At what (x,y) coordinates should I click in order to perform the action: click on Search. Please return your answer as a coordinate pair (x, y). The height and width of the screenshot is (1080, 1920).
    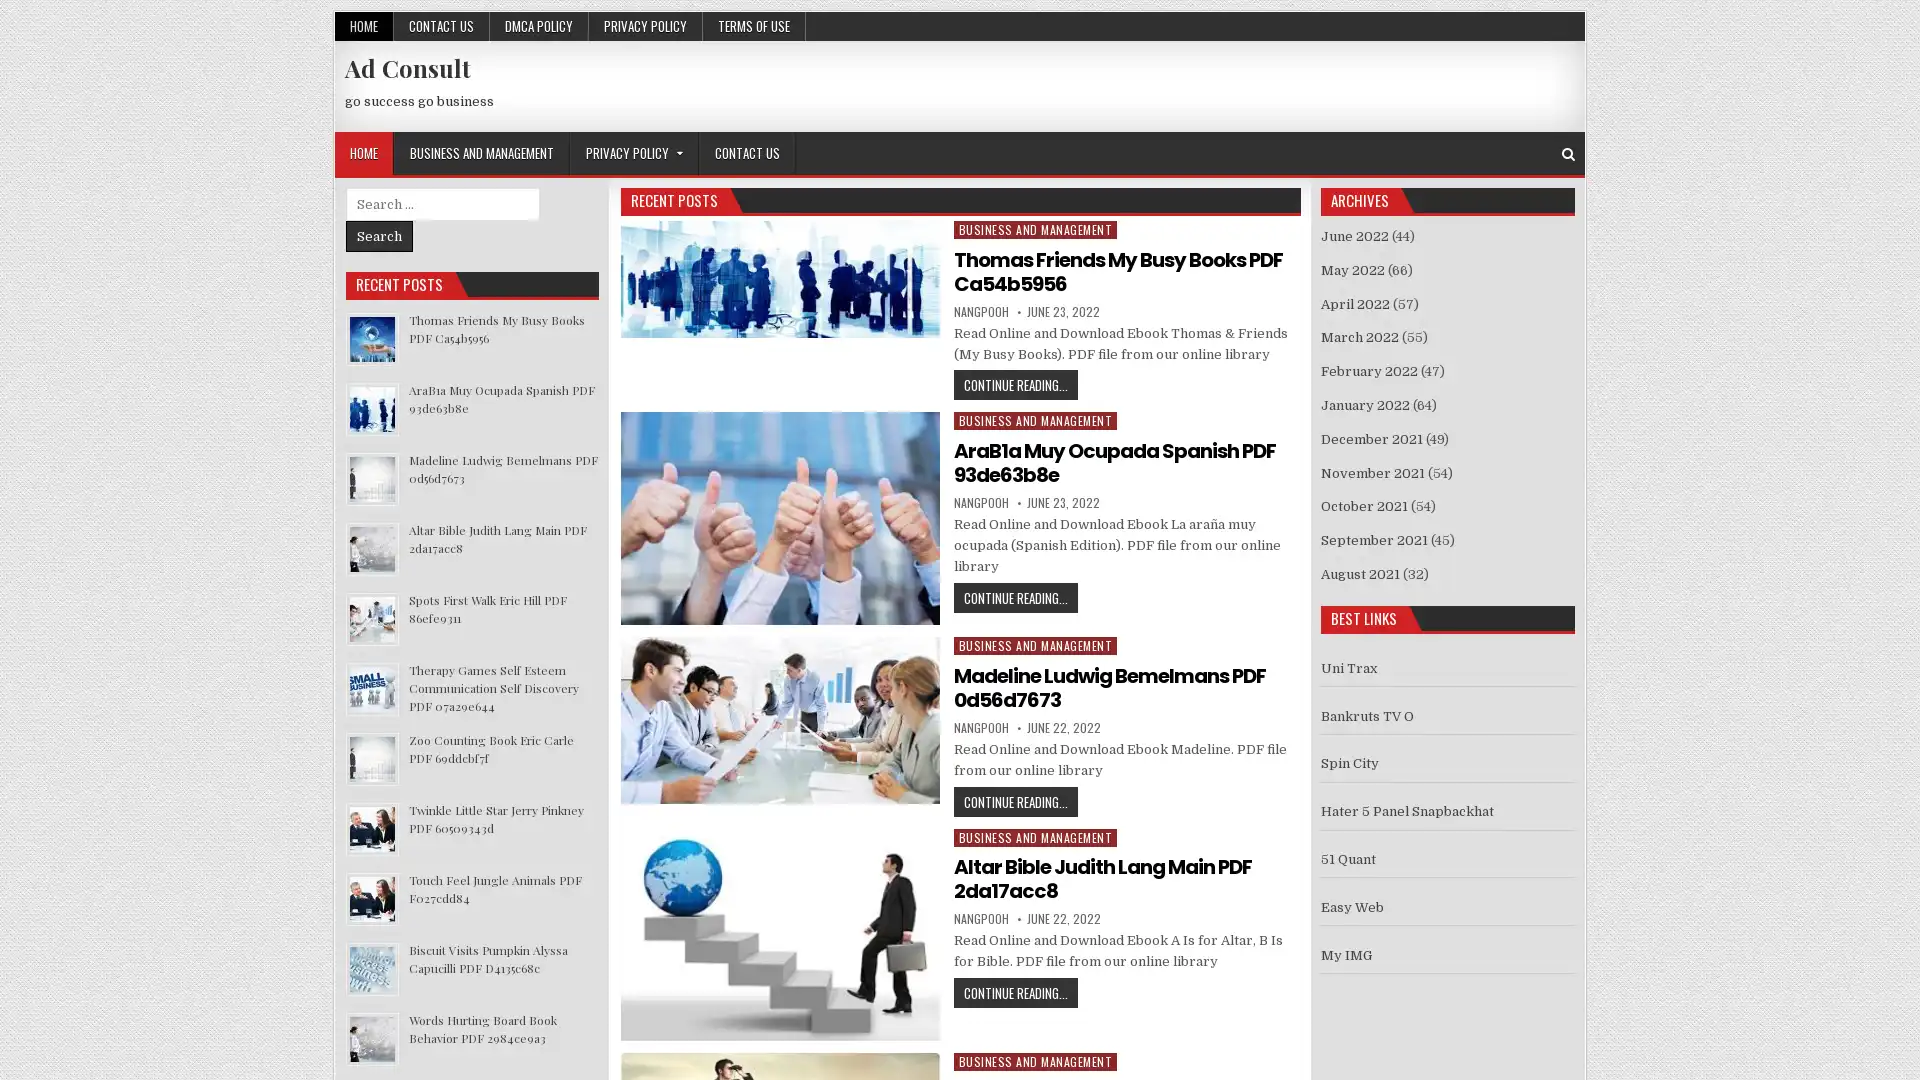
    Looking at the image, I should click on (378, 235).